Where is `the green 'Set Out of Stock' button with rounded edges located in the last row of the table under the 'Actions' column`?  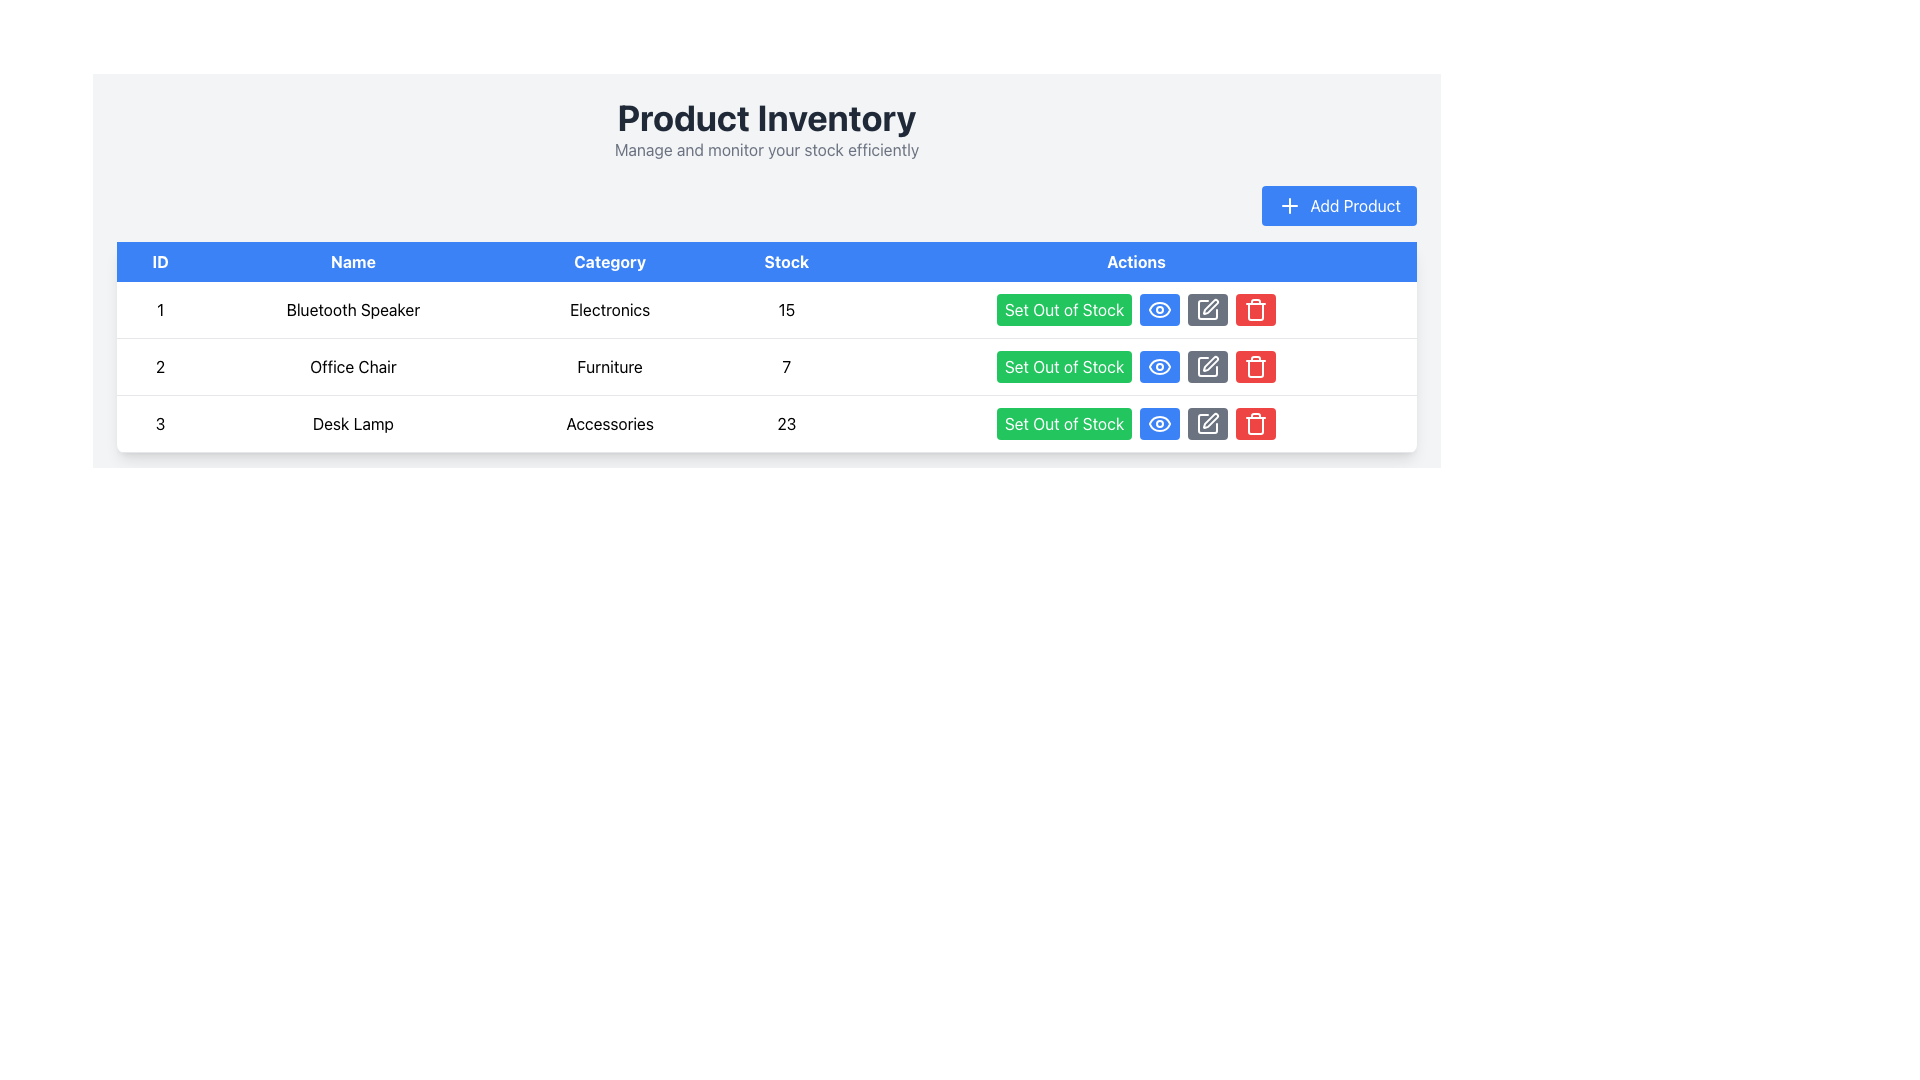 the green 'Set Out of Stock' button with rounded edges located in the last row of the table under the 'Actions' column is located at coordinates (1136, 423).